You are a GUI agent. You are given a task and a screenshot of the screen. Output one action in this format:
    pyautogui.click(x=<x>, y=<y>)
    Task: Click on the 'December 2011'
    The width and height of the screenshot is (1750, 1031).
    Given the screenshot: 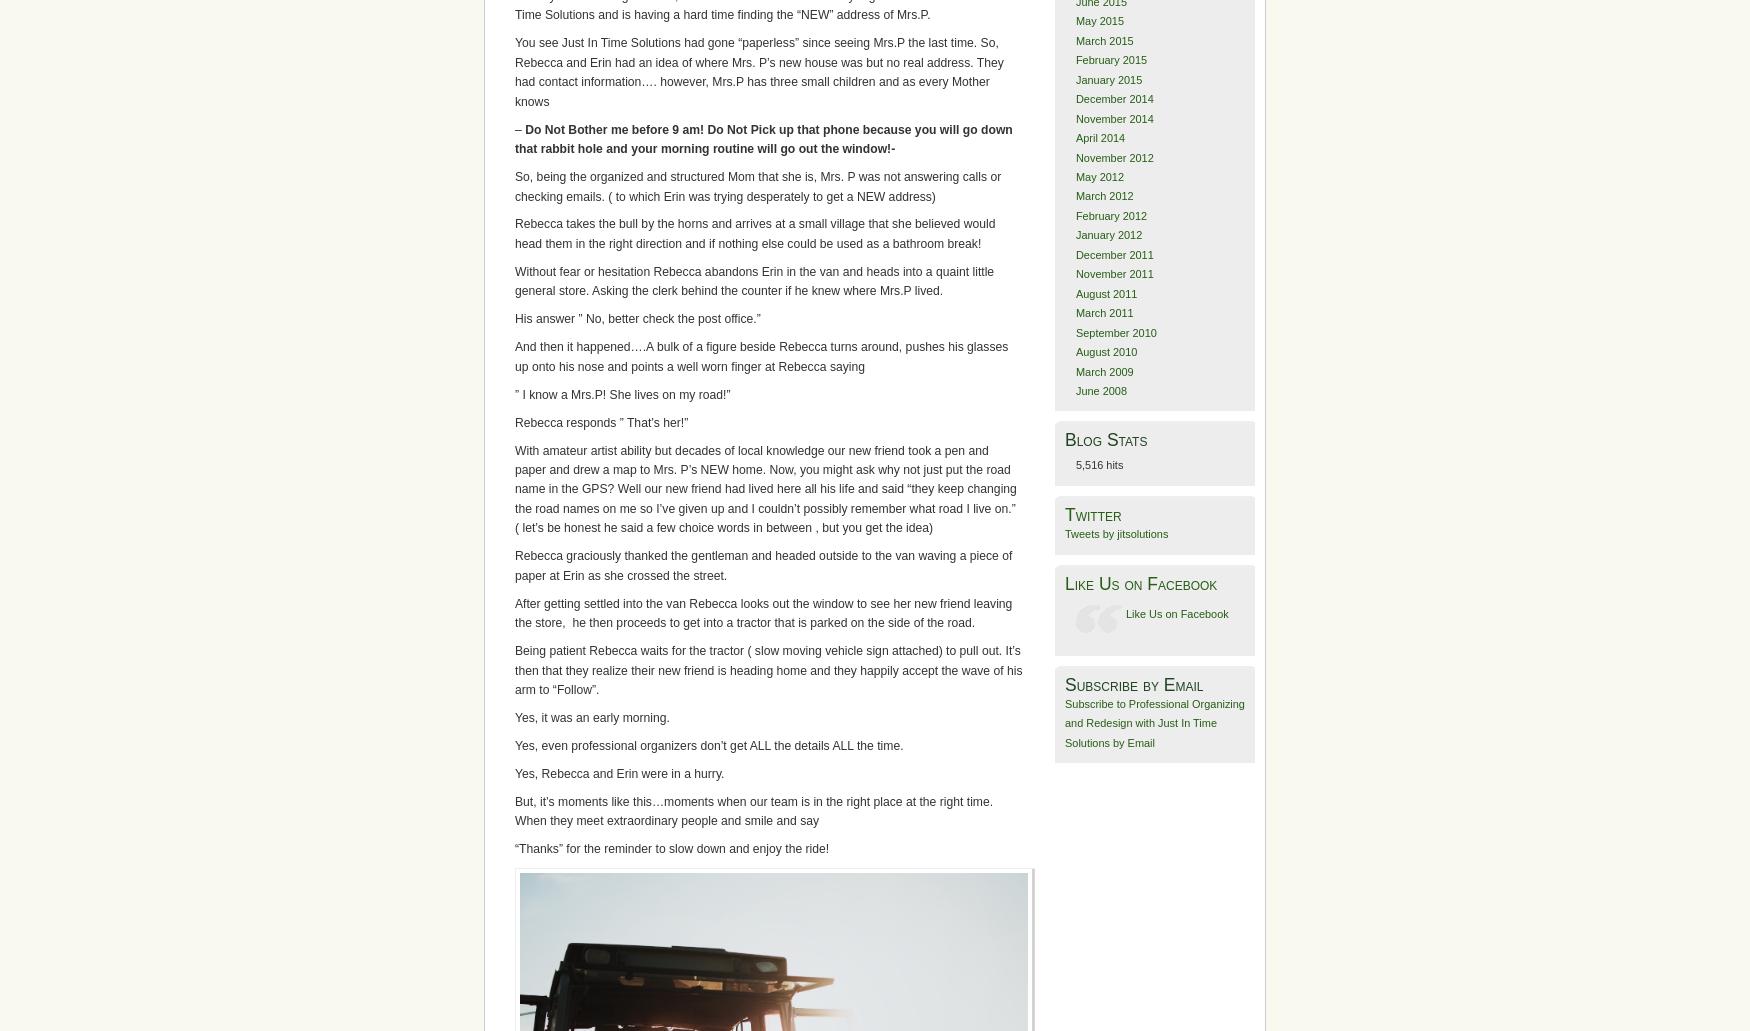 What is the action you would take?
    pyautogui.click(x=1114, y=254)
    